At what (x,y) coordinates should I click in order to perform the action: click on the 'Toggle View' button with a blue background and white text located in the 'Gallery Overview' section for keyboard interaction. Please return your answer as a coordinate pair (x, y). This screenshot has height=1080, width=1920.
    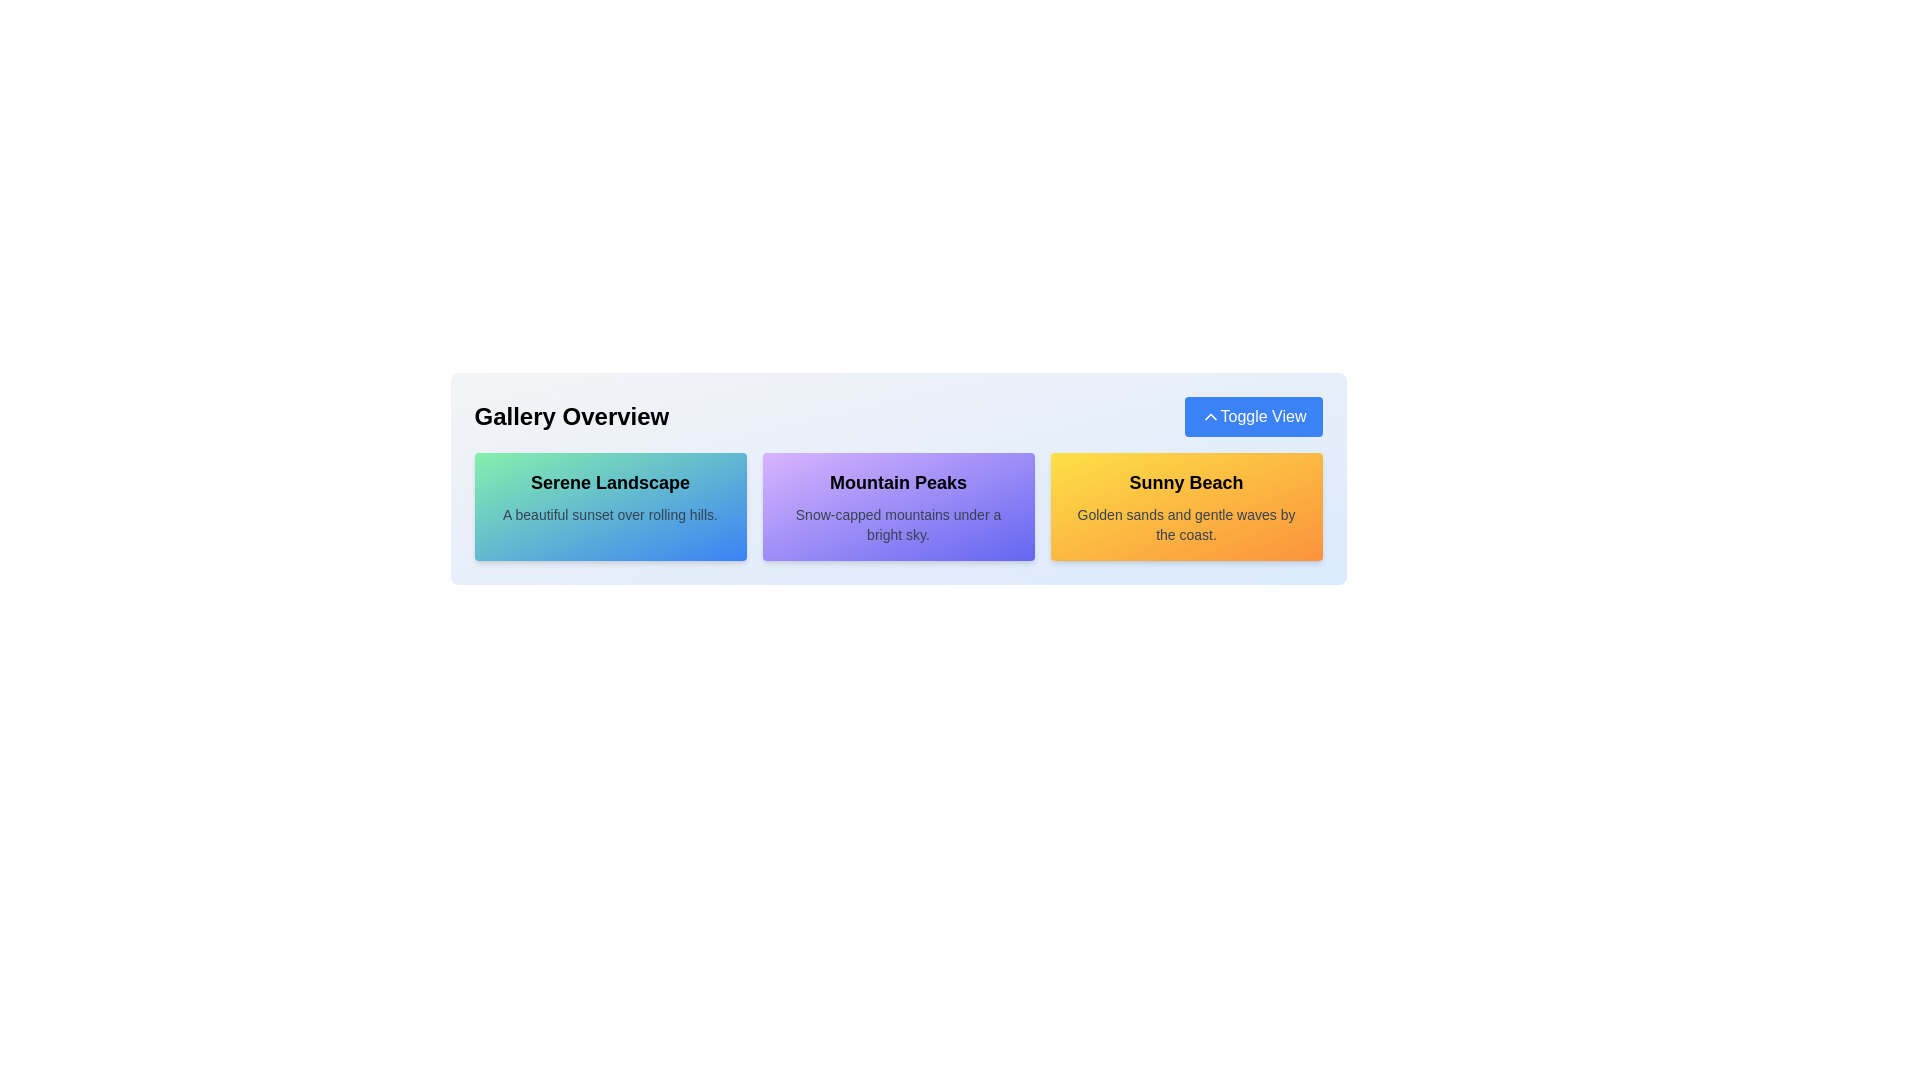
    Looking at the image, I should click on (1252, 415).